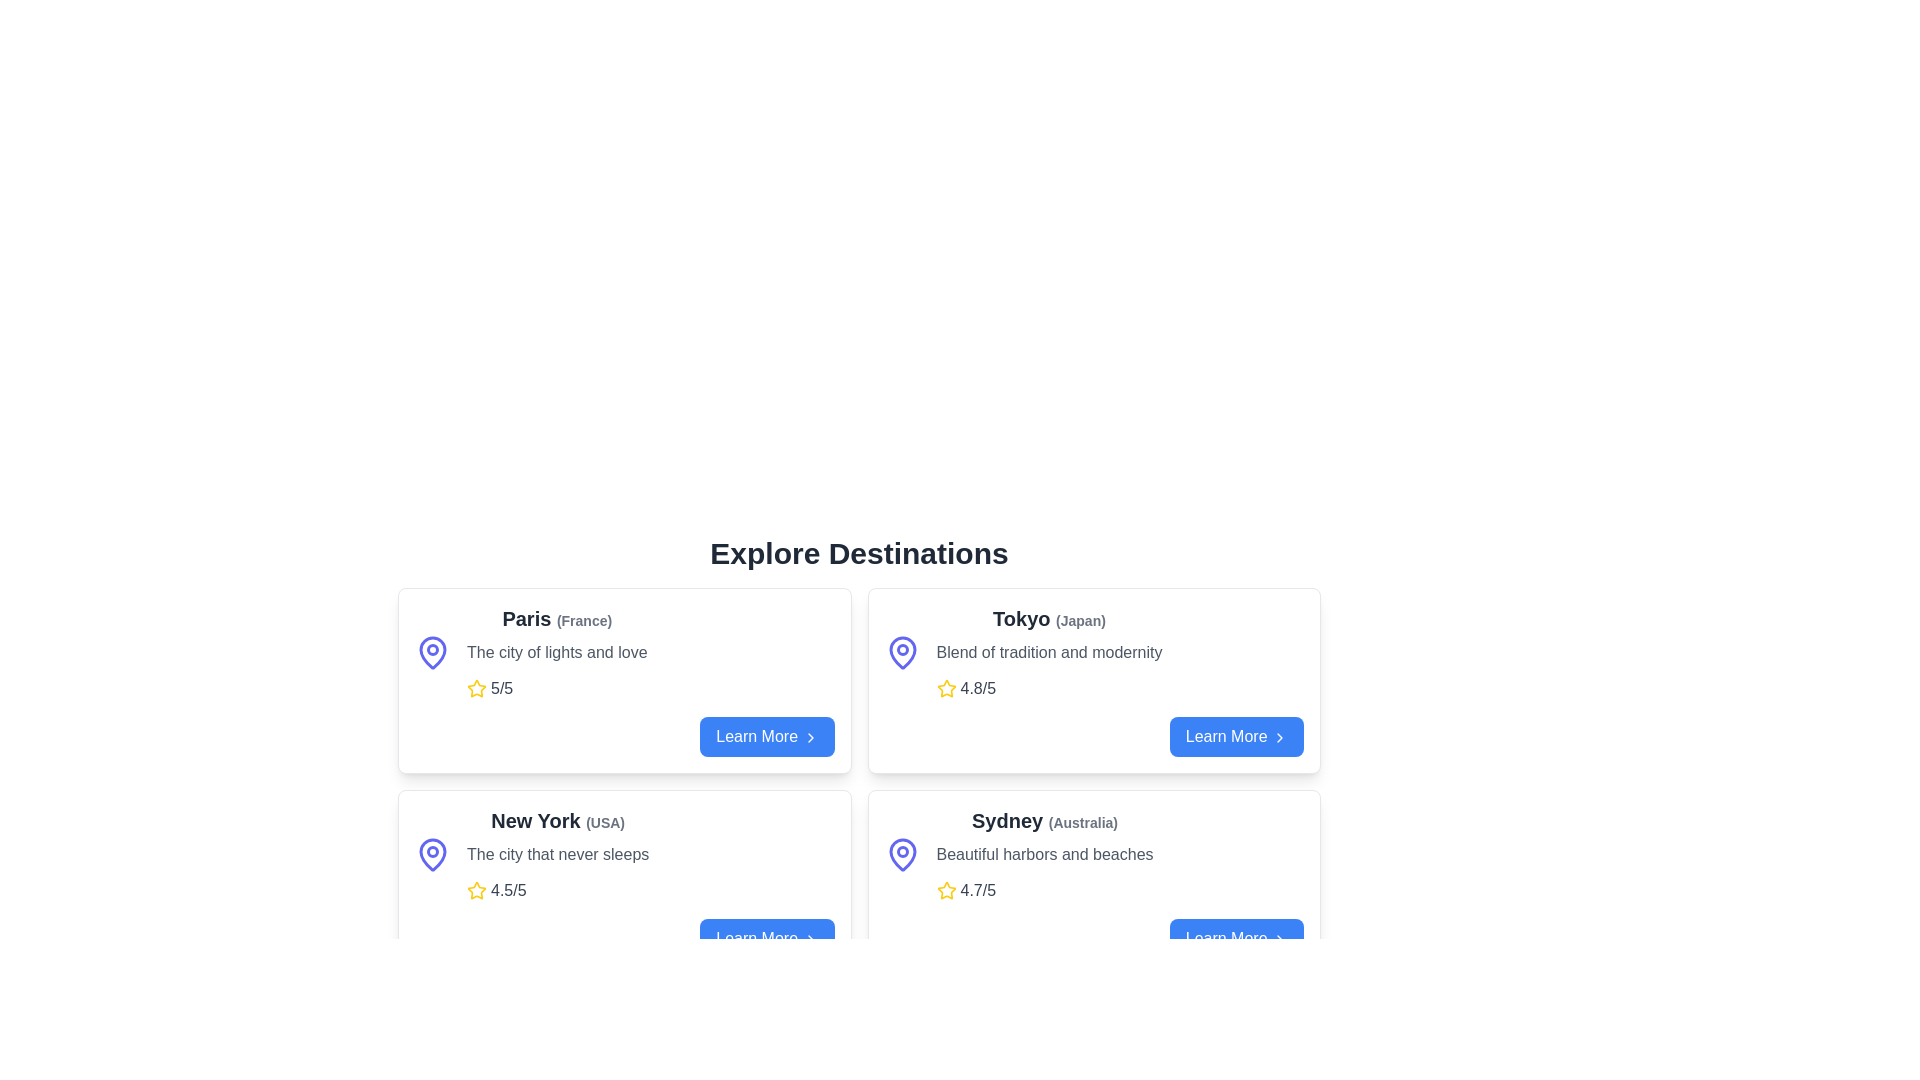 This screenshot has height=1080, width=1920. What do you see at coordinates (901, 652) in the screenshot?
I see `the location pin icon for the 'Tokyo (Japan)' card, which is positioned at the top-left corner of the card above the text 'Blend of tradition and modernity'` at bounding box center [901, 652].